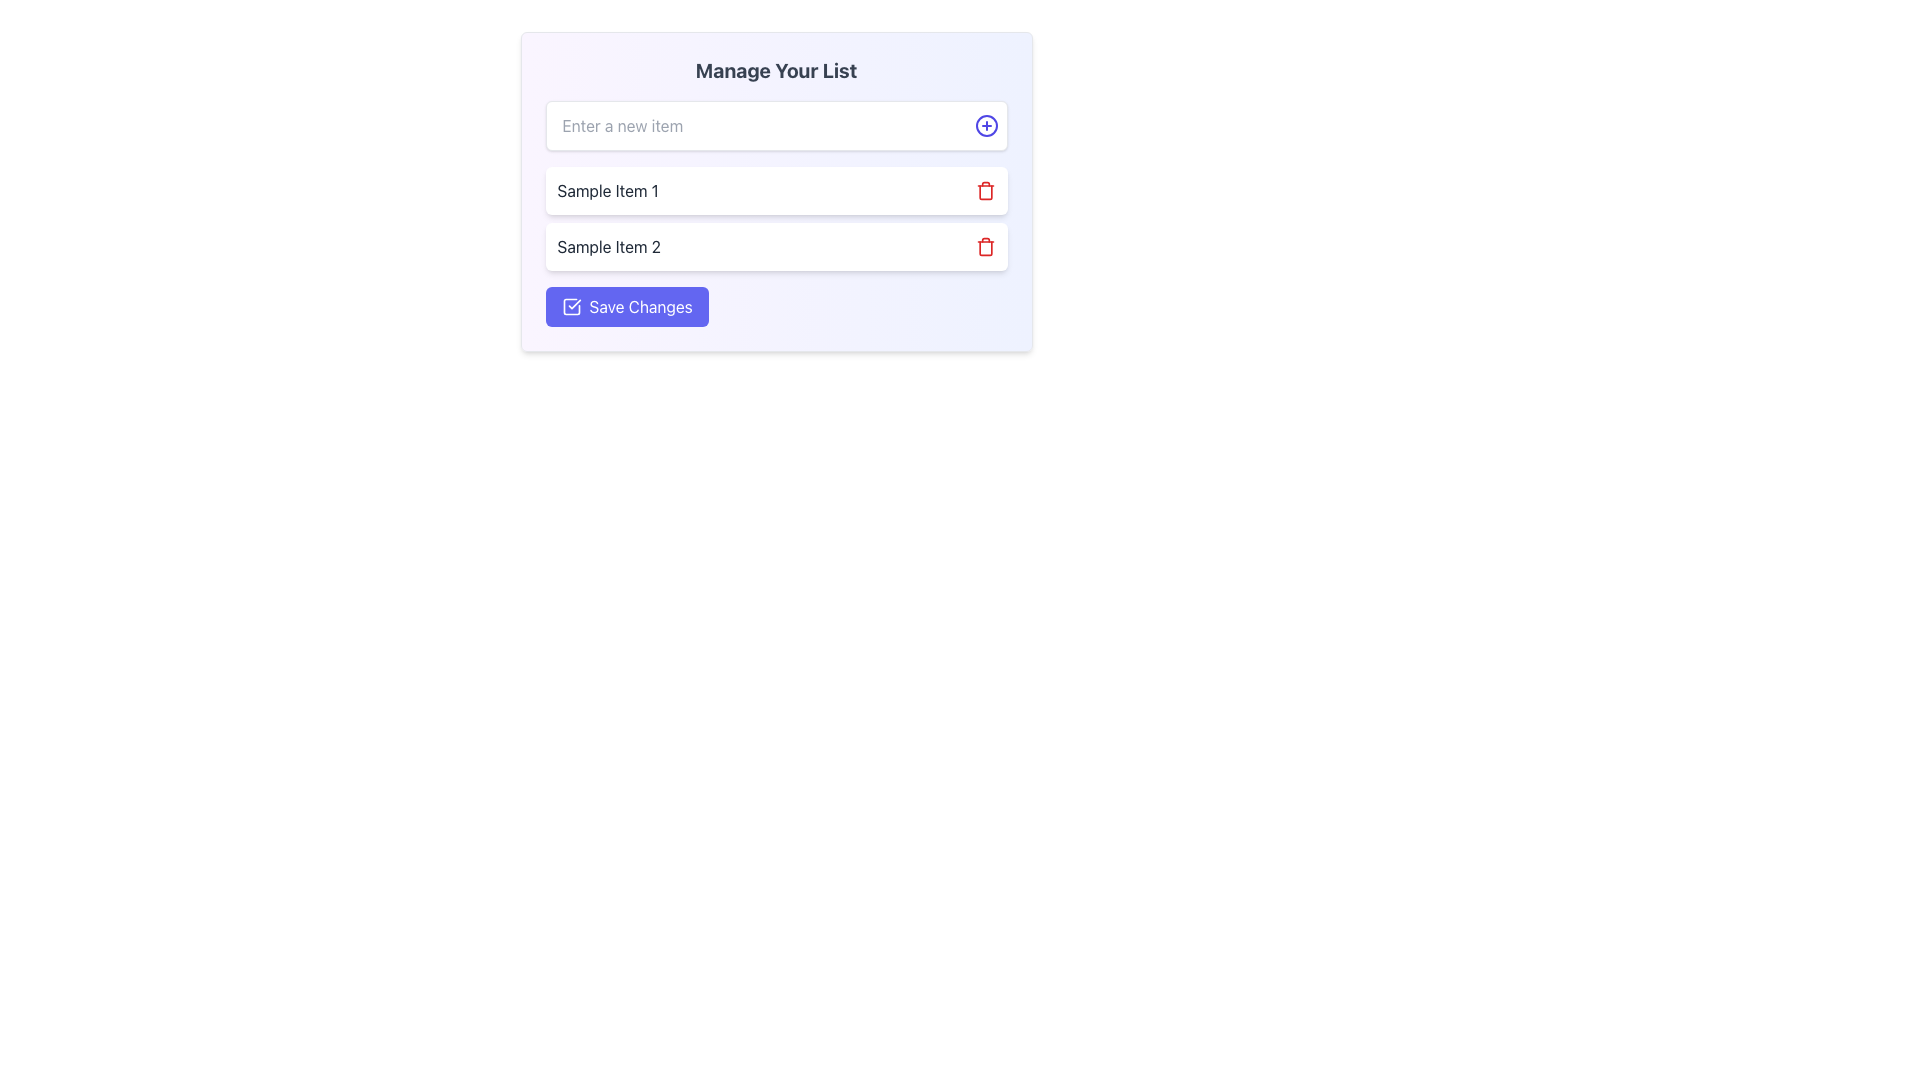 The image size is (1920, 1080). Describe the element at coordinates (608, 245) in the screenshot. I see `the text label displaying 'Sample Item 2'` at that location.